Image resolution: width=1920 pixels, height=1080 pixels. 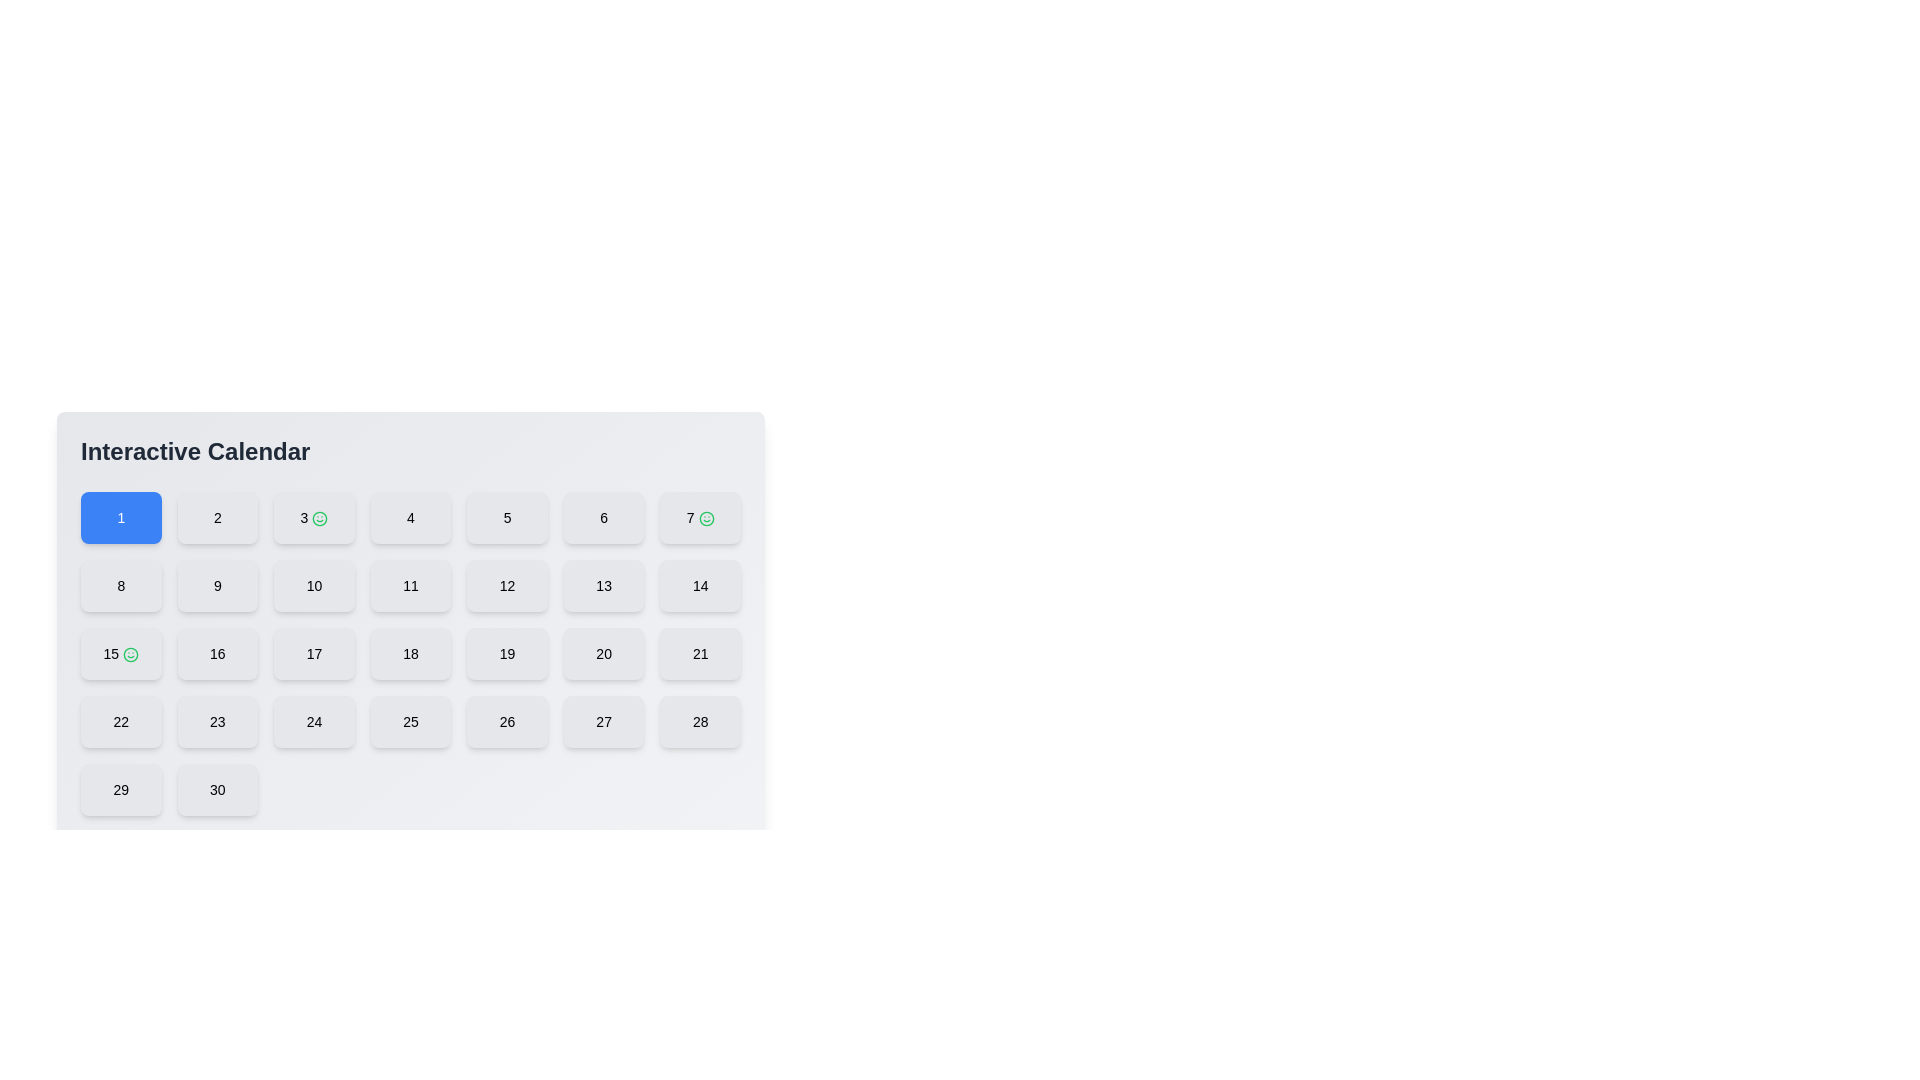 What do you see at coordinates (507, 516) in the screenshot?
I see `the rounded rectangular button displaying the number '5'` at bounding box center [507, 516].